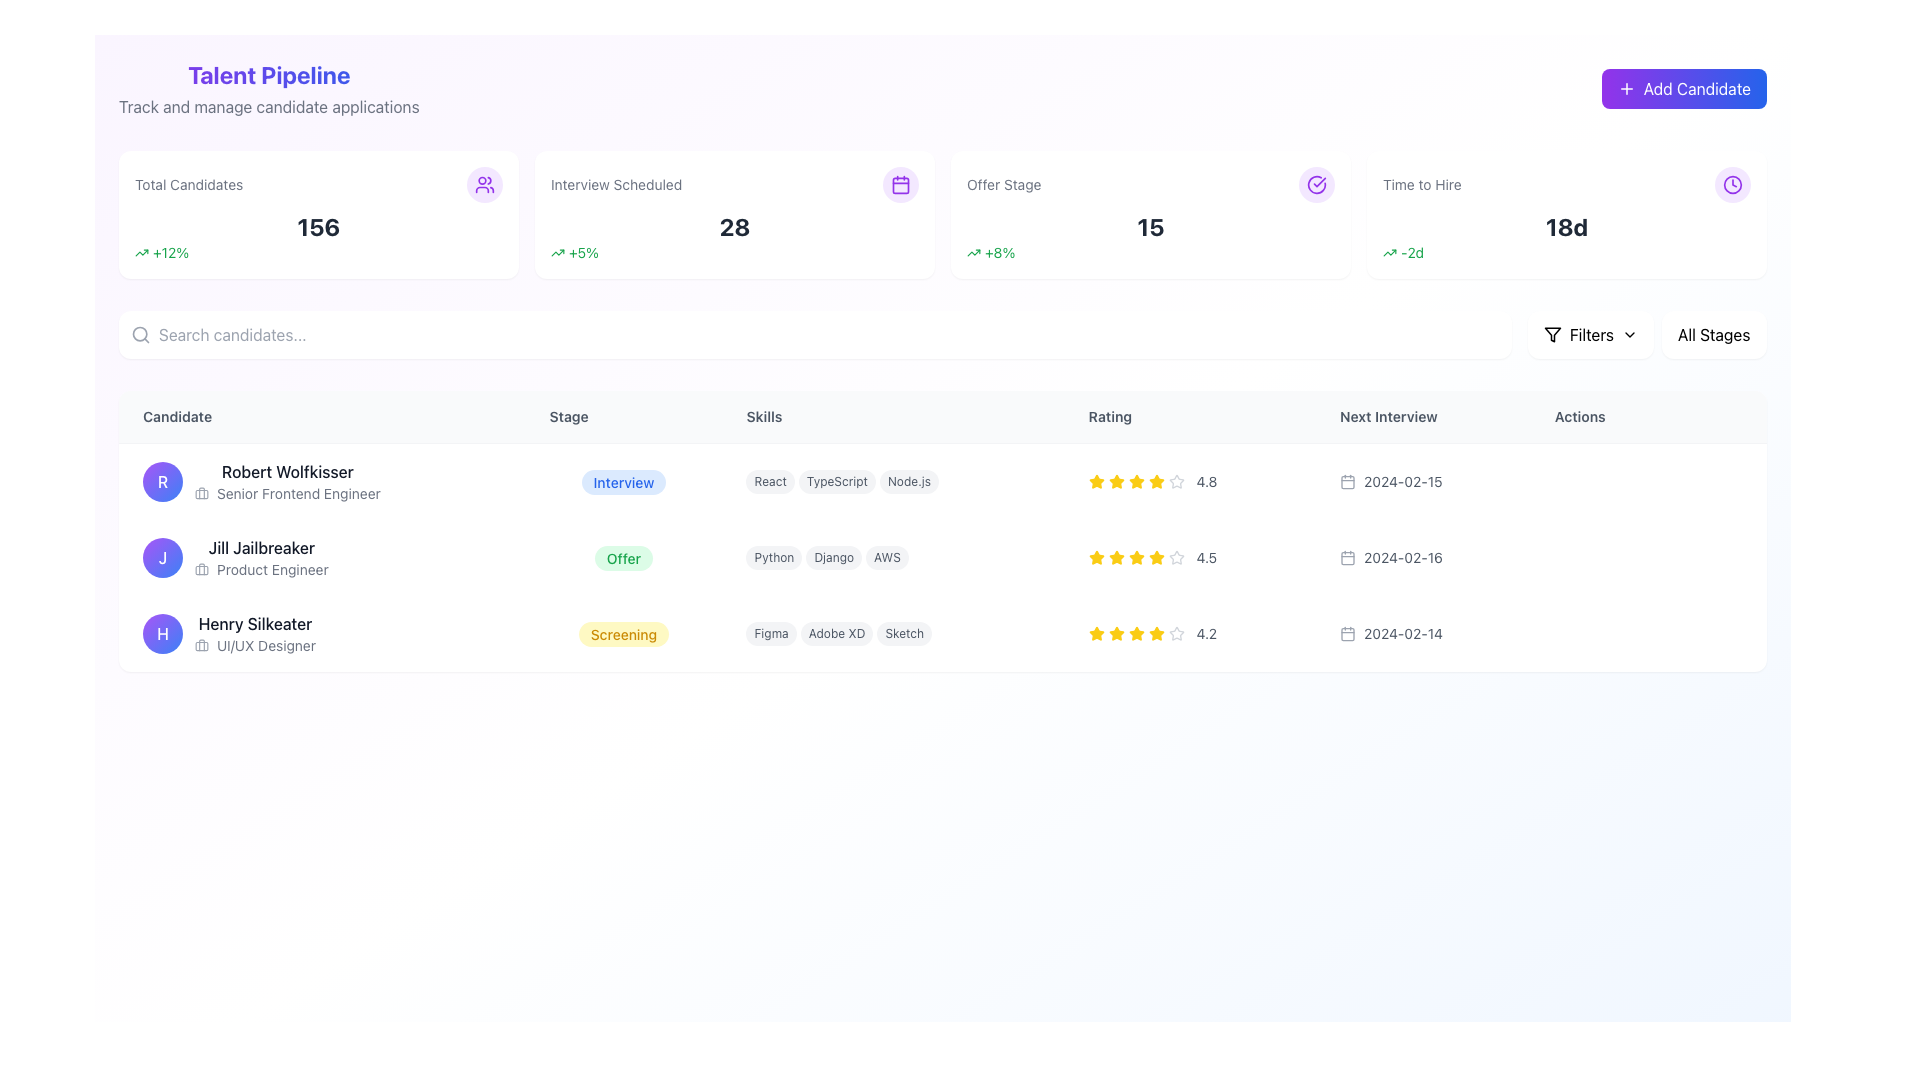  Describe the element at coordinates (322, 633) in the screenshot. I see `the candidate profile of 'Henry Silkeater', a UI/UX Designer, located in the Talent Pipeline section as the third item in the list` at that location.